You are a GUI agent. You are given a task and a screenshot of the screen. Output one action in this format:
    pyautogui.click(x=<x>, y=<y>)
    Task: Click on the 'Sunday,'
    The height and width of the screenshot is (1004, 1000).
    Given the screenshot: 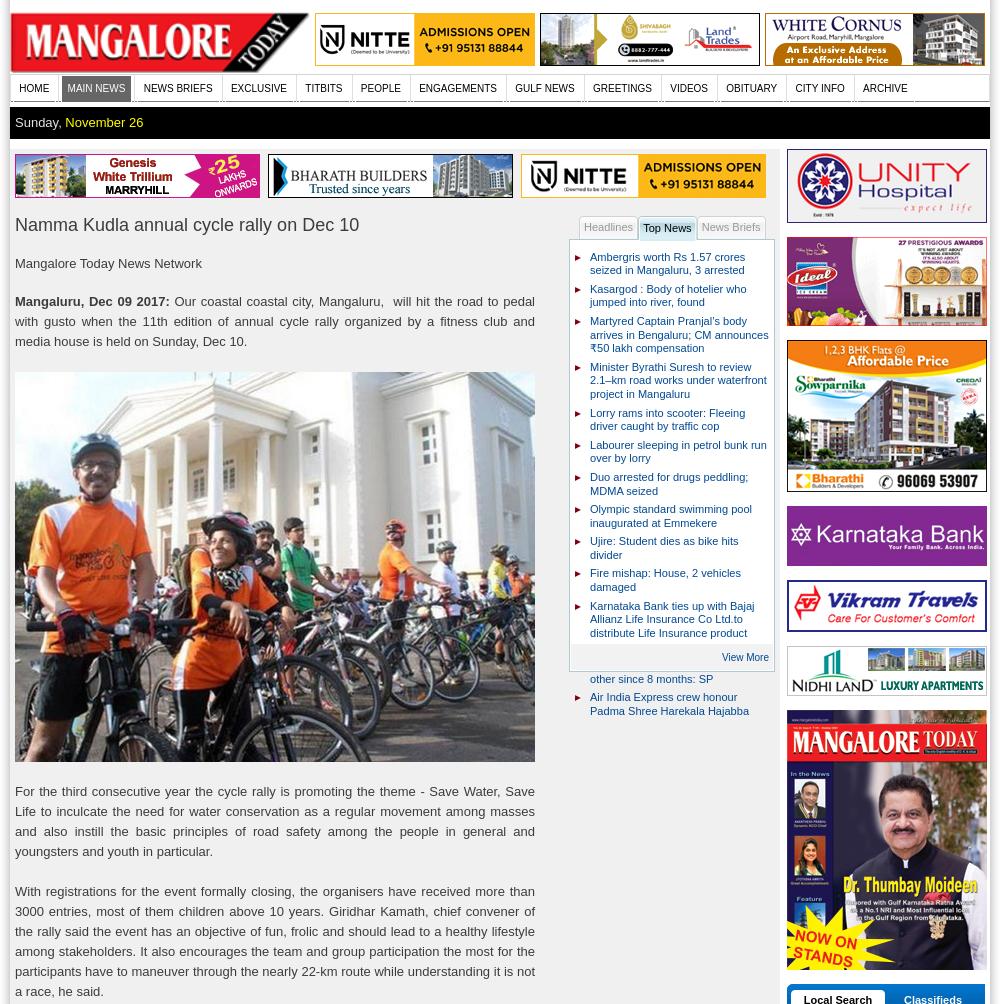 What is the action you would take?
    pyautogui.click(x=15, y=122)
    